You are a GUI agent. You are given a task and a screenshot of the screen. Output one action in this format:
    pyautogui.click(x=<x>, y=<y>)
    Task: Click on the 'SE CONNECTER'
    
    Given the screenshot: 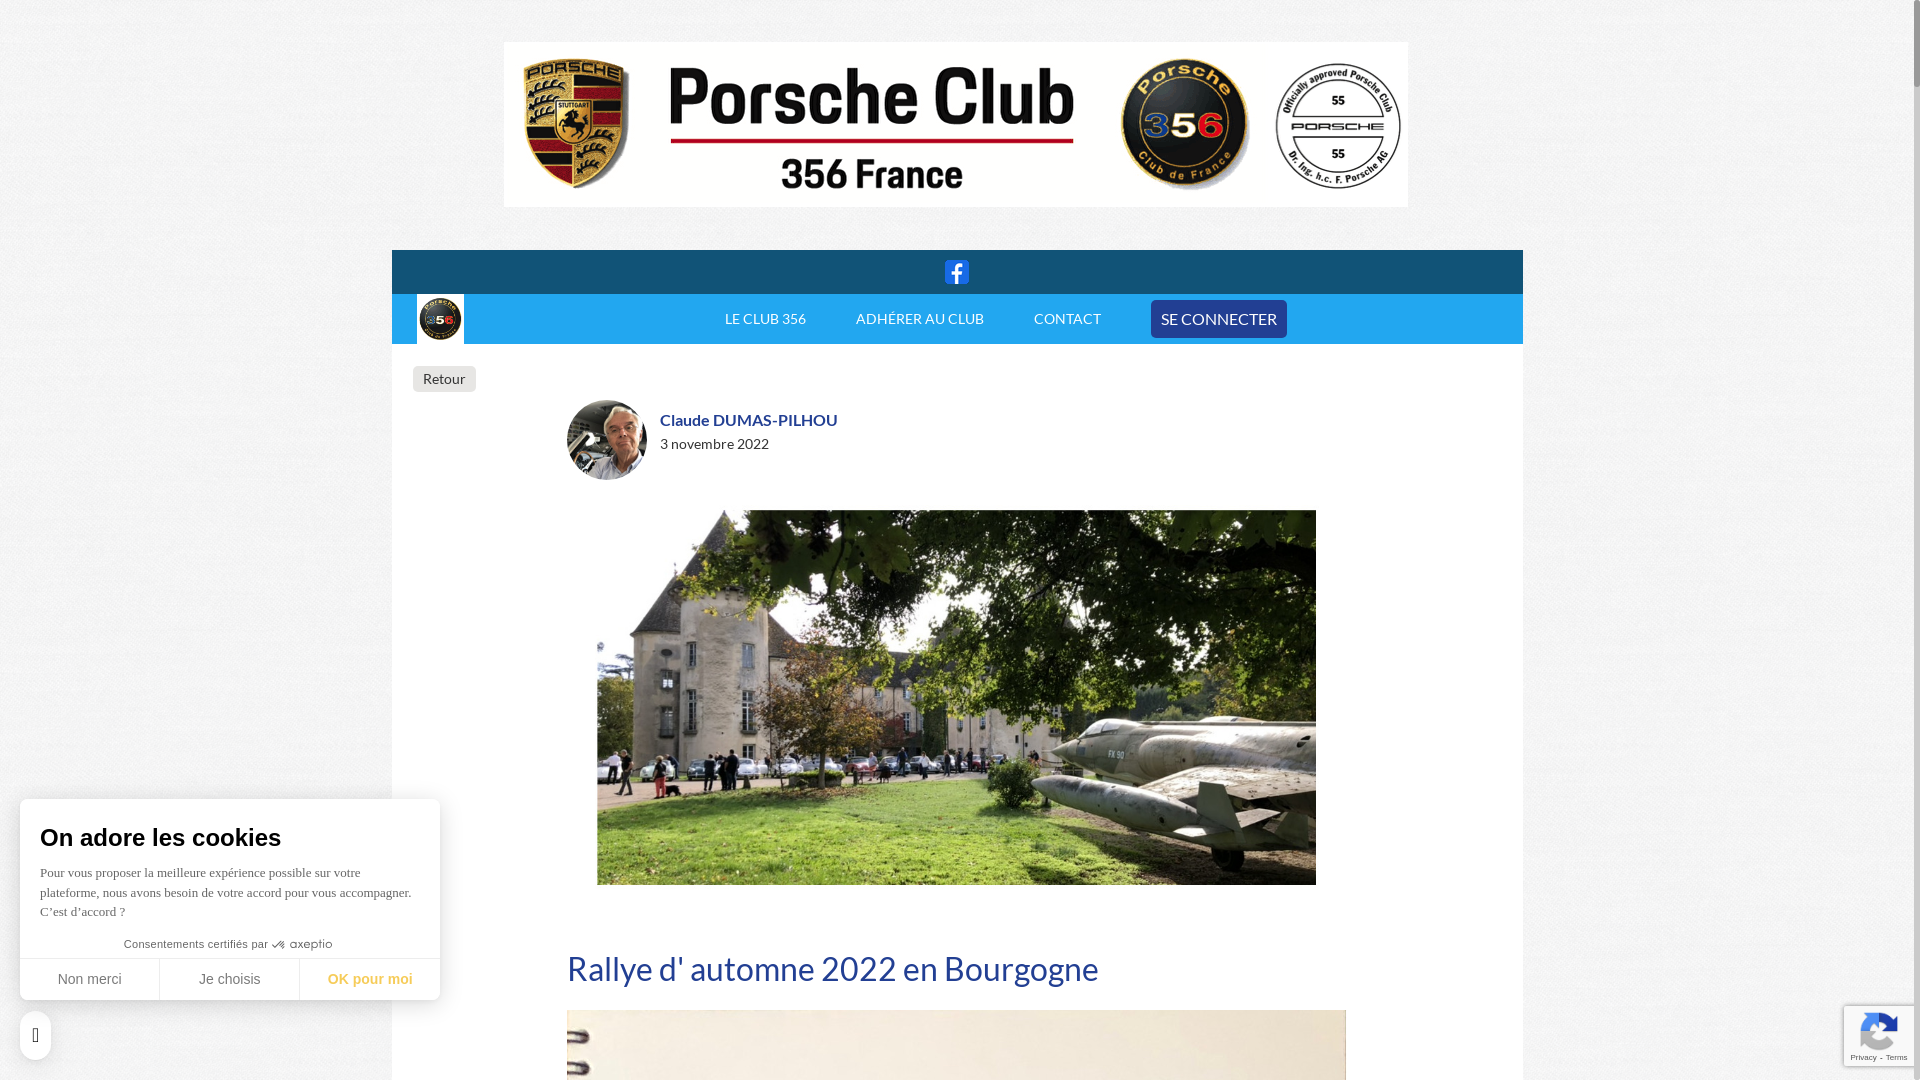 What is the action you would take?
    pyautogui.click(x=1218, y=318)
    